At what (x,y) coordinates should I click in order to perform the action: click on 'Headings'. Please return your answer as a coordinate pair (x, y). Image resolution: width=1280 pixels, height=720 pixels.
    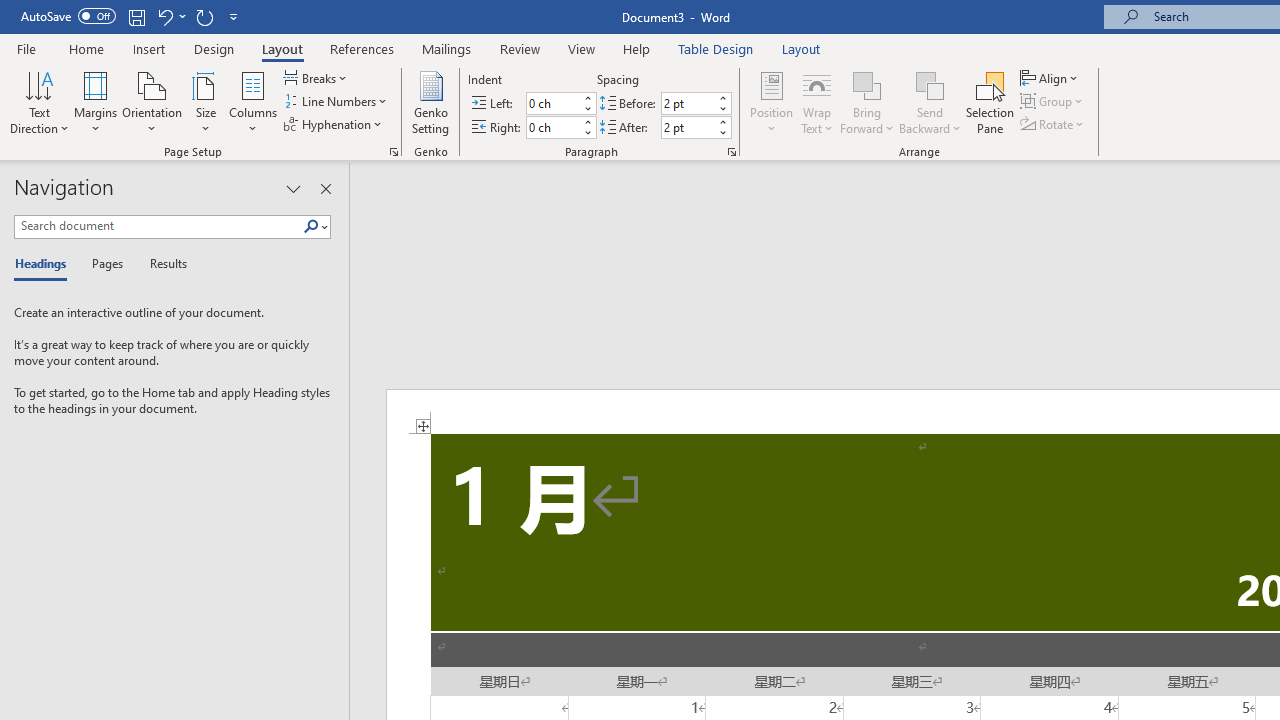
    Looking at the image, I should click on (45, 264).